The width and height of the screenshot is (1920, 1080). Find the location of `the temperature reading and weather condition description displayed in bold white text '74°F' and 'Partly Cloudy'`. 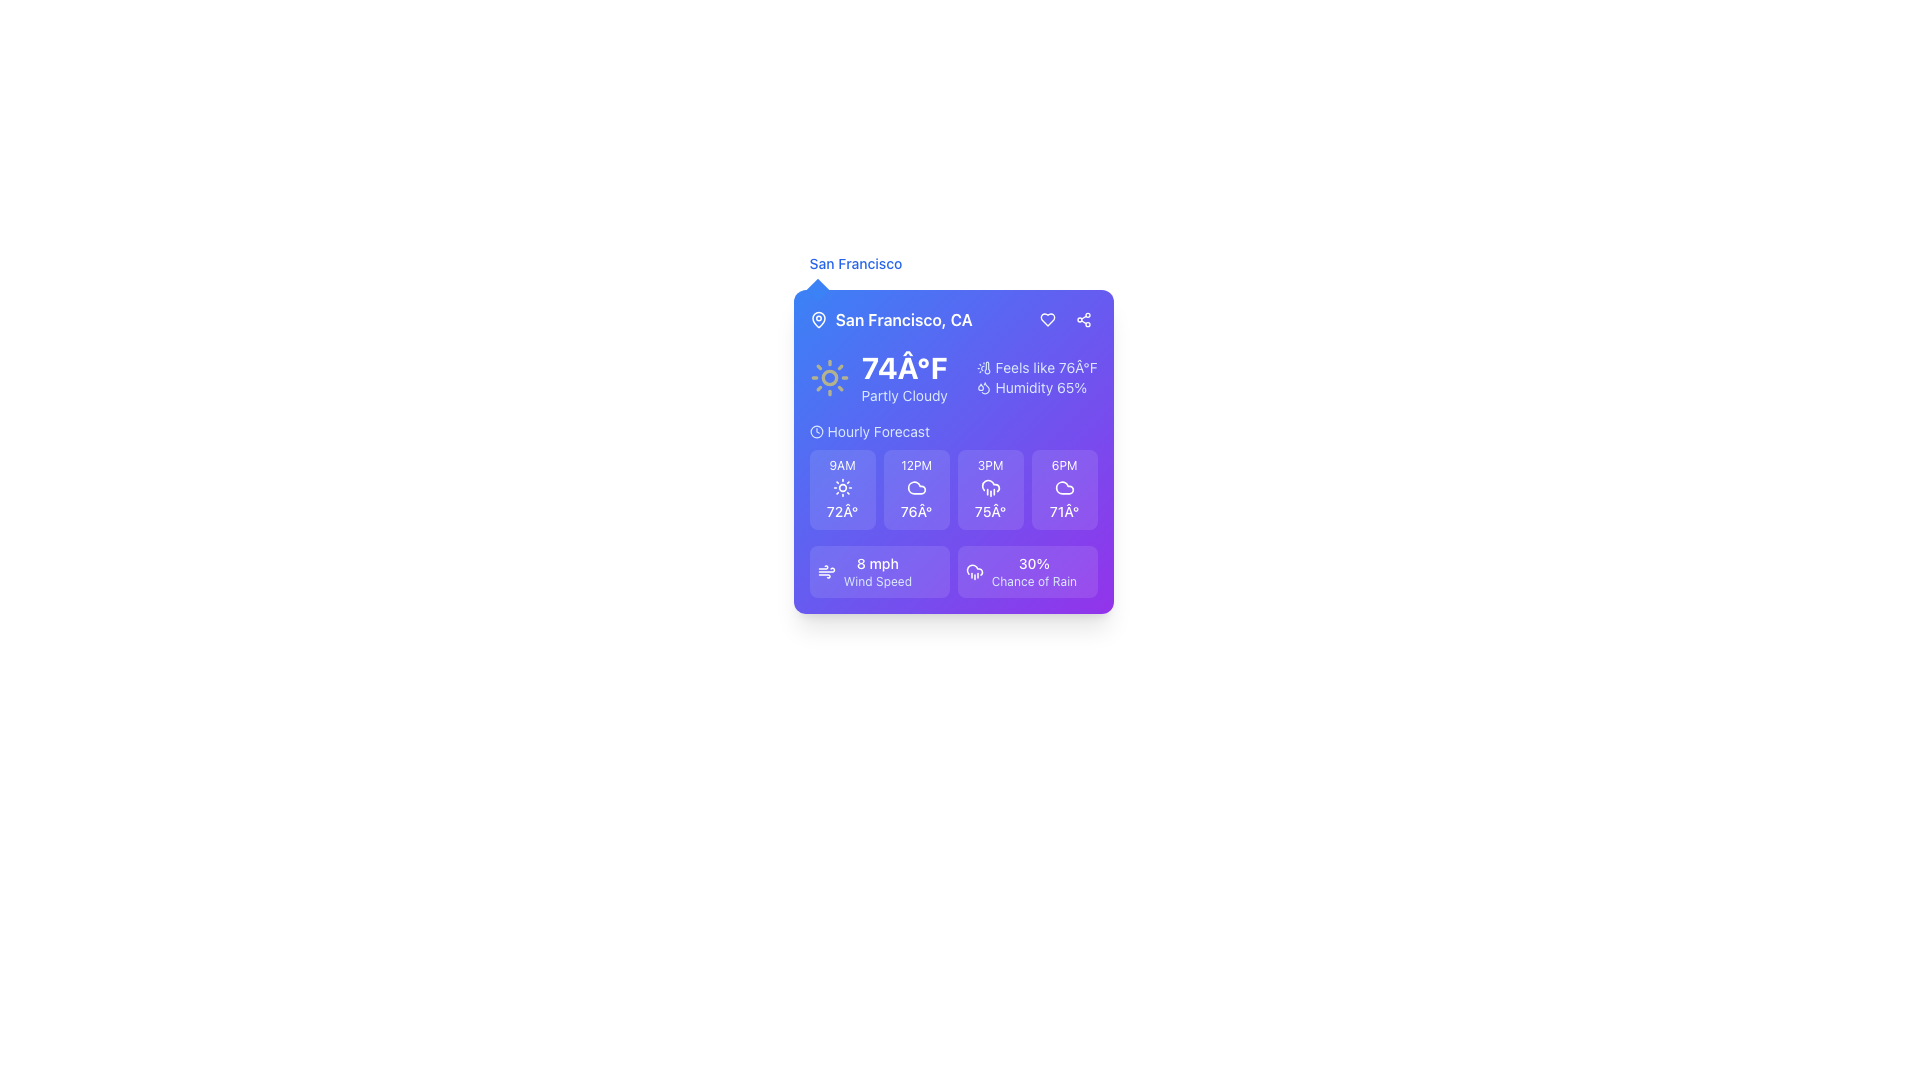

the temperature reading and weather condition description displayed in bold white text '74°F' and 'Partly Cloudy' is located at coordinates (903, 378).